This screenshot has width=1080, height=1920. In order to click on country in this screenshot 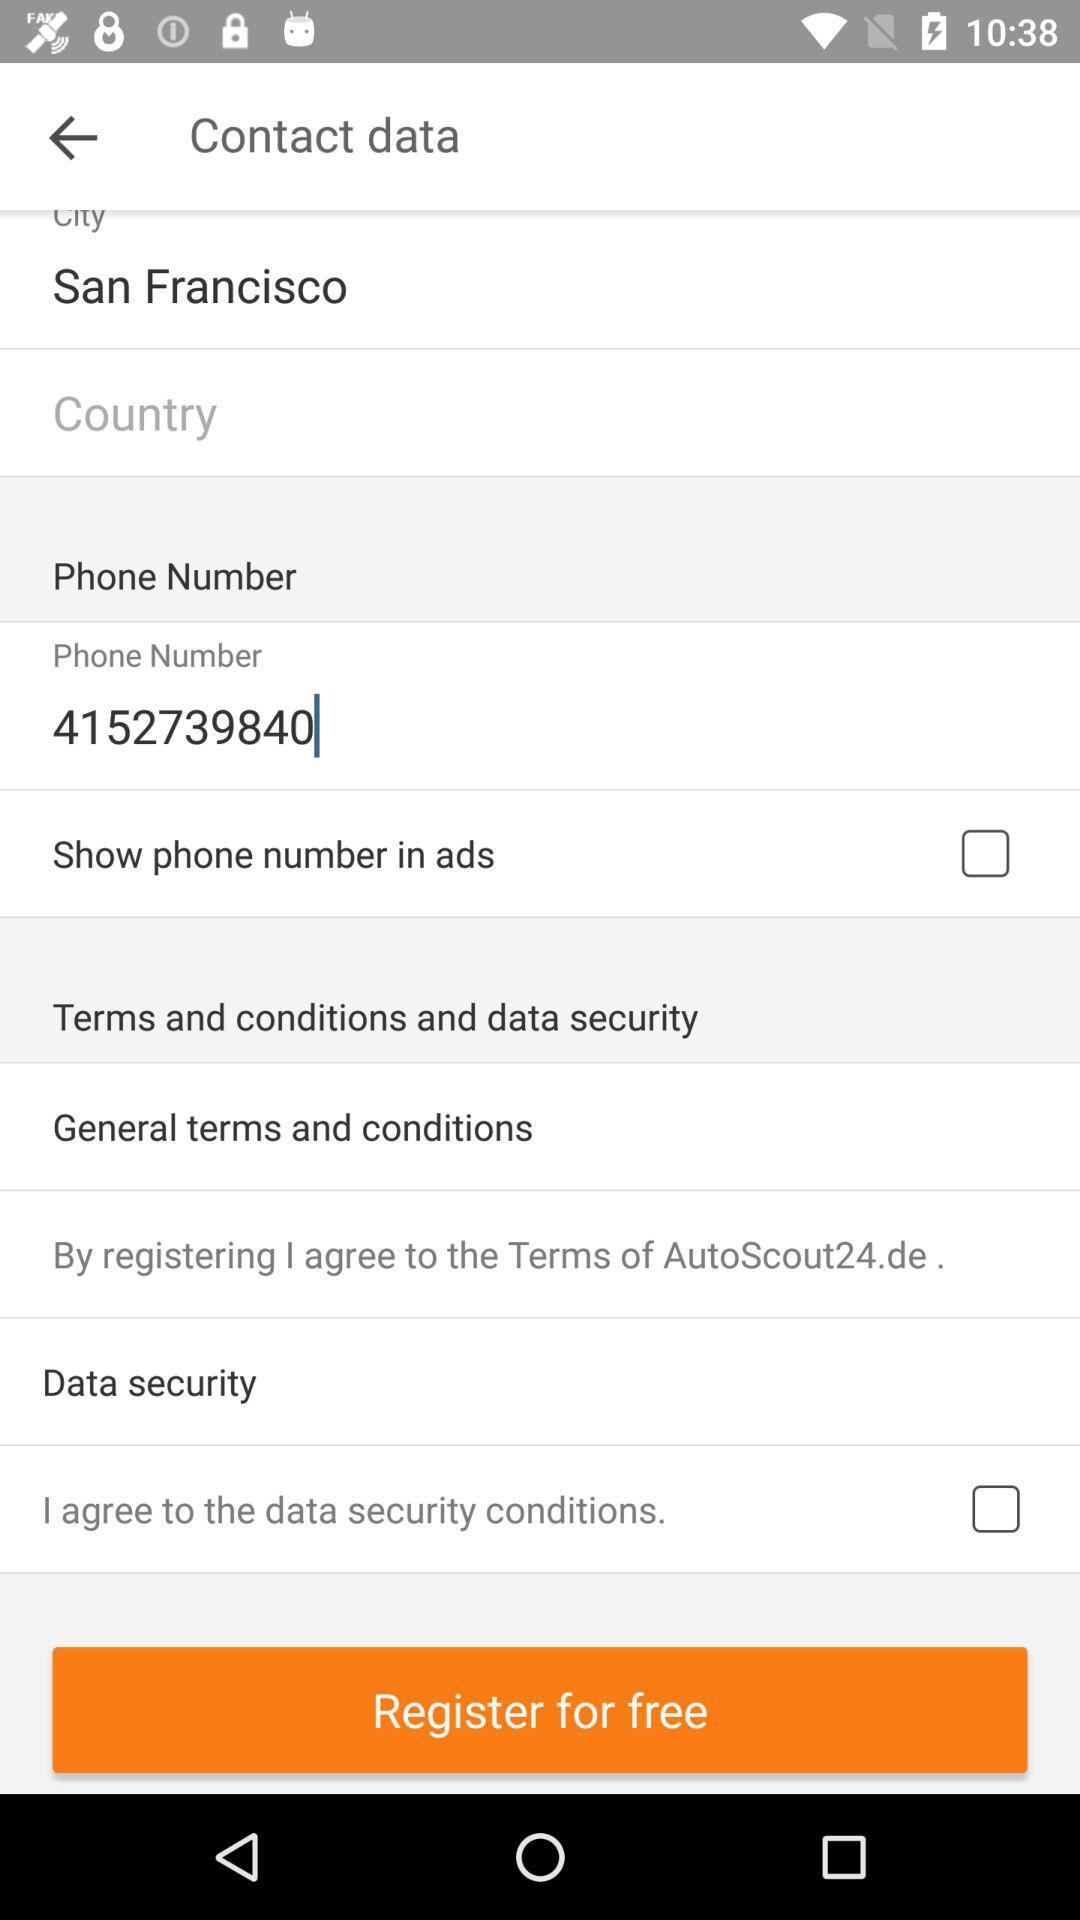, I will do `click(540, 411)`.